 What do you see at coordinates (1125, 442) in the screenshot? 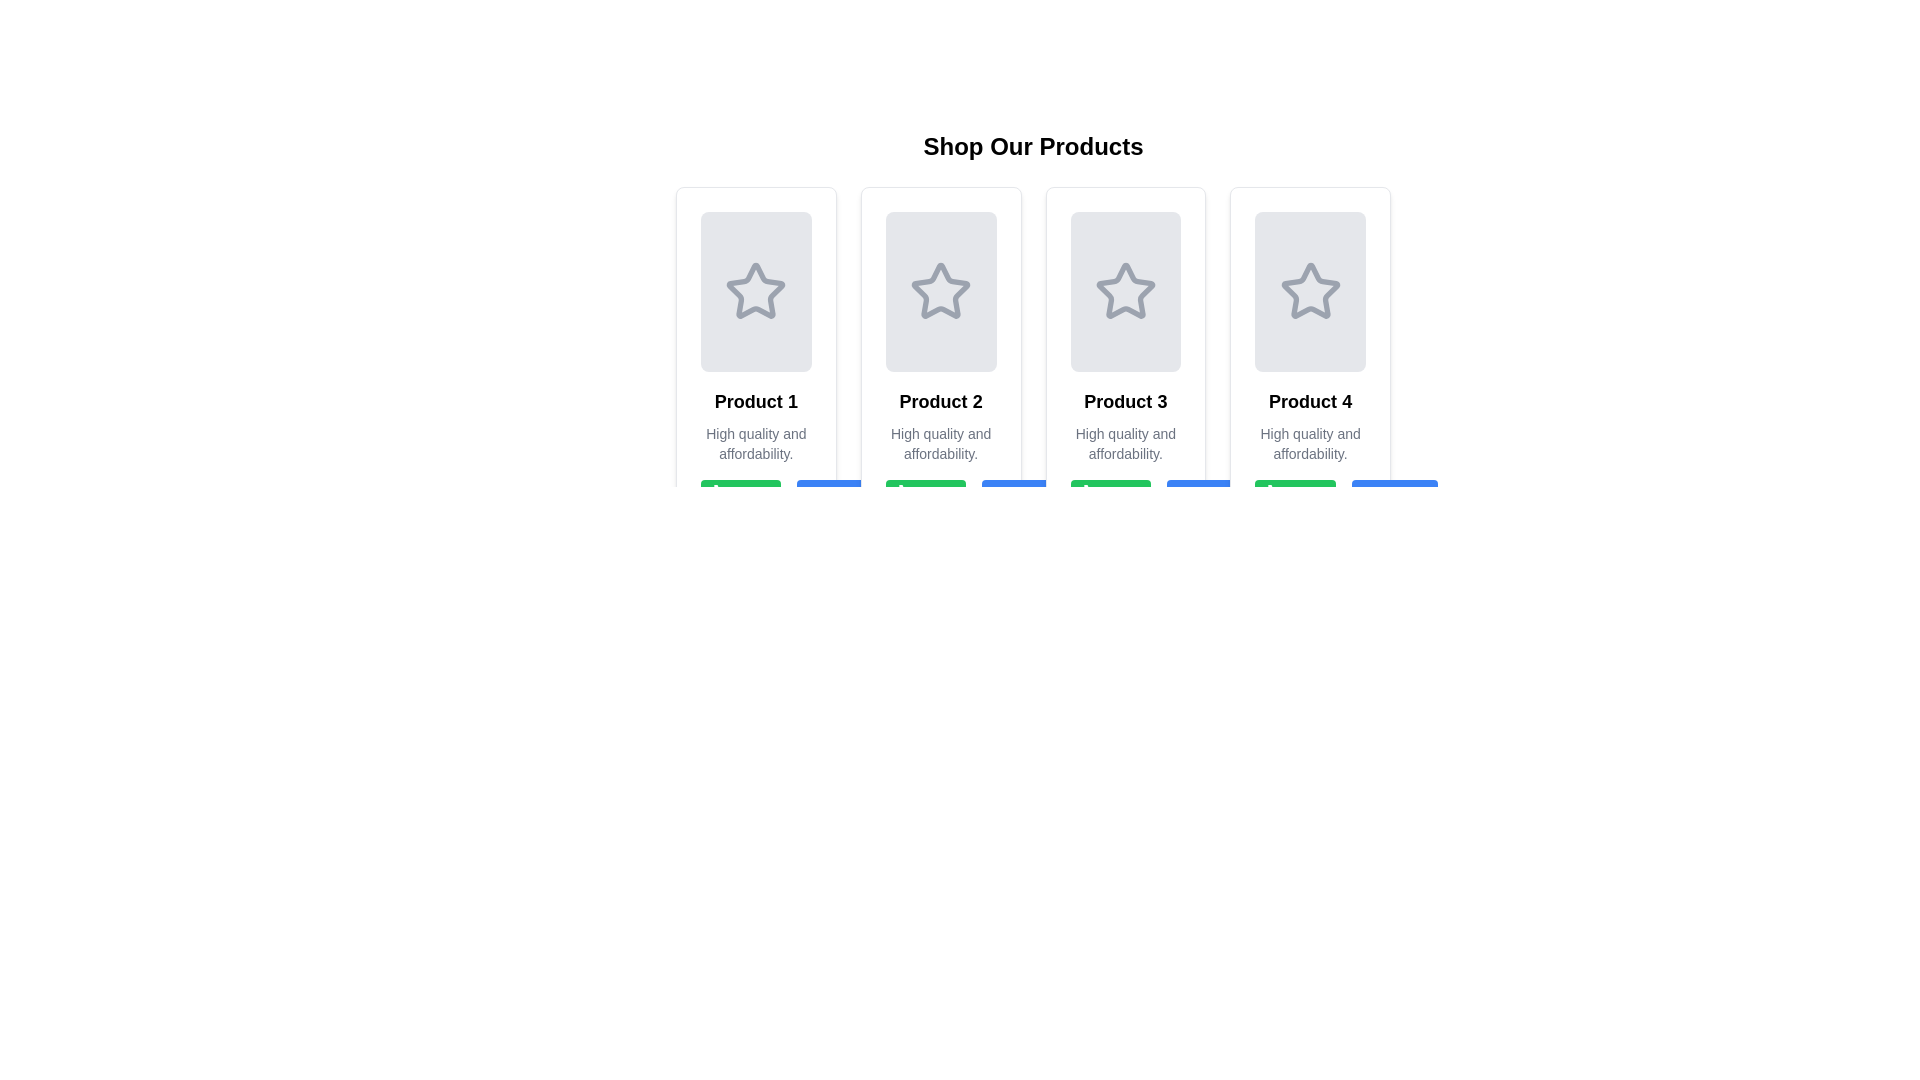
I see `the text label displaying 'High quality and affordability.' which is located below the heading 'Product 3' and above the action buttons` at bounding box center [1125, 442].